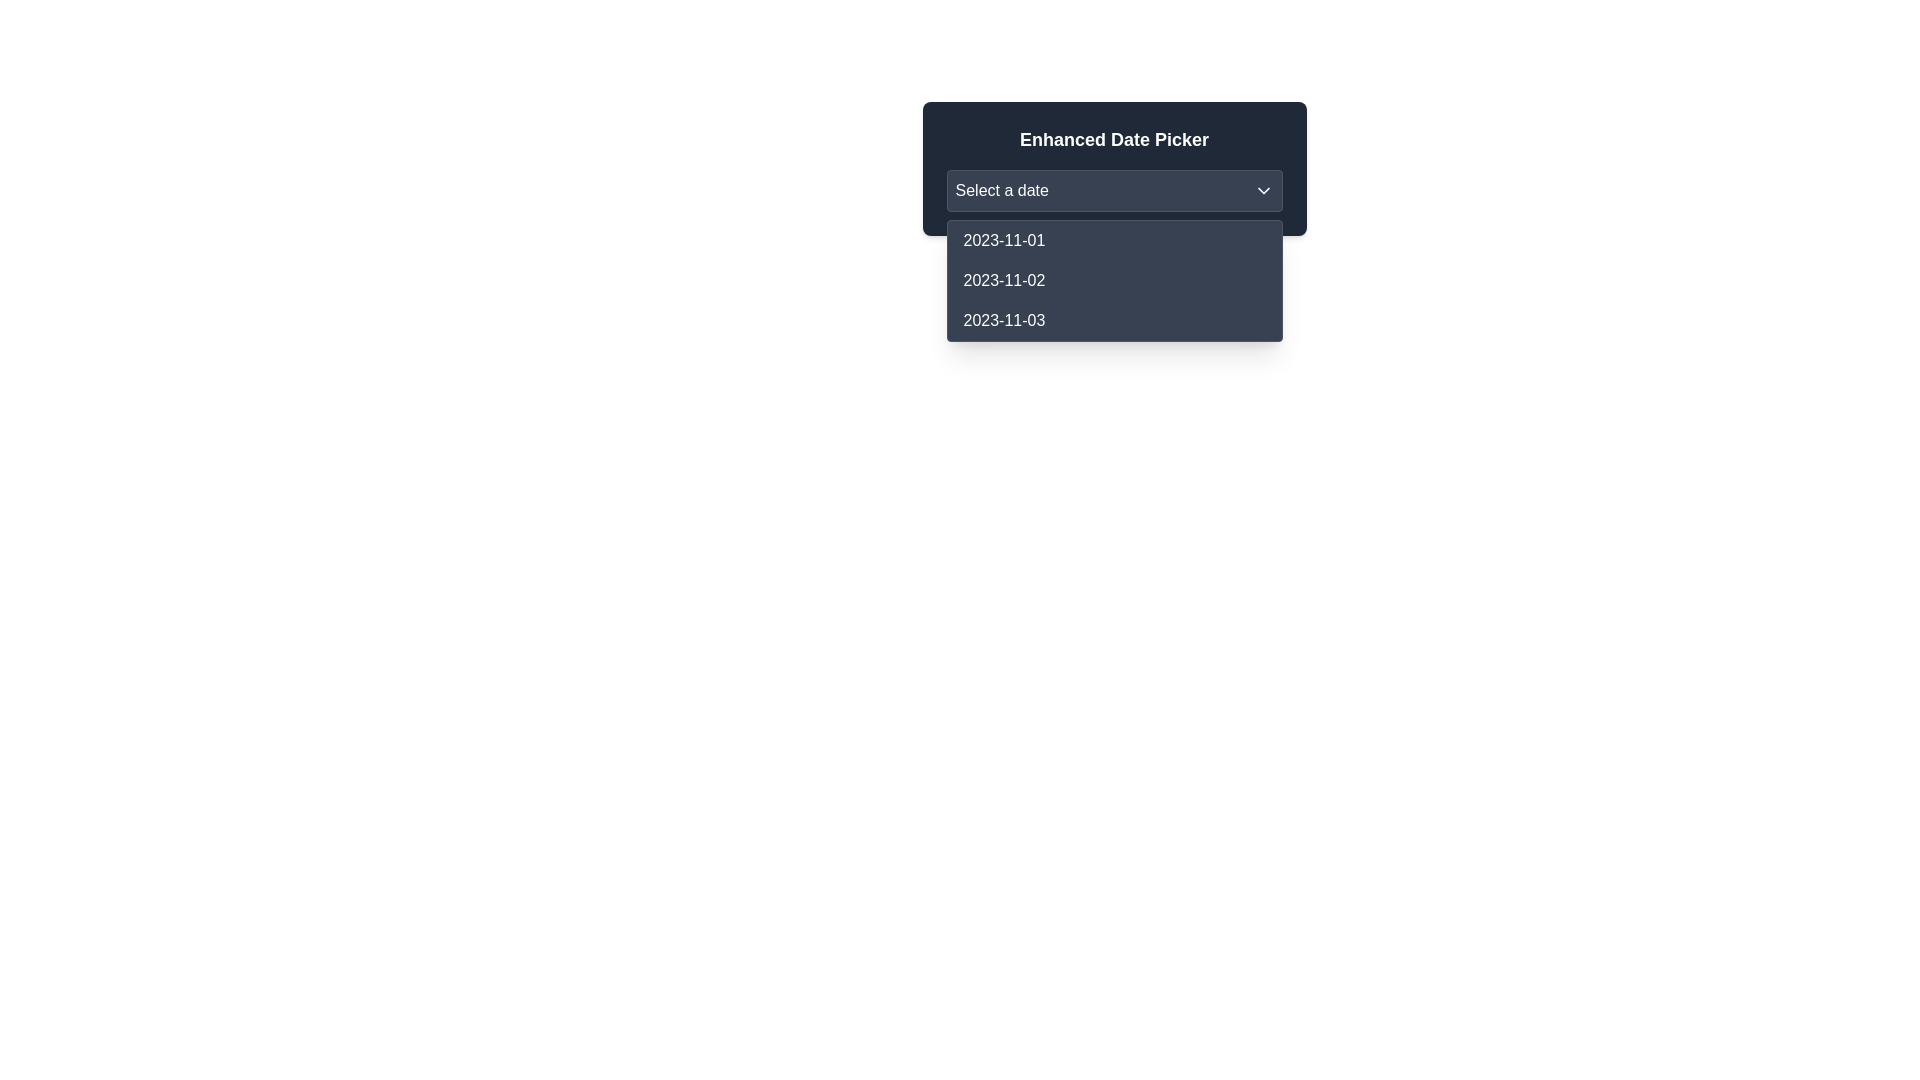  What do you see at coordinates (1113, 239) in the screenshot?
I see `the dropdown menu button labeled '2023-11-01'` at bounding box center [1113, 239].